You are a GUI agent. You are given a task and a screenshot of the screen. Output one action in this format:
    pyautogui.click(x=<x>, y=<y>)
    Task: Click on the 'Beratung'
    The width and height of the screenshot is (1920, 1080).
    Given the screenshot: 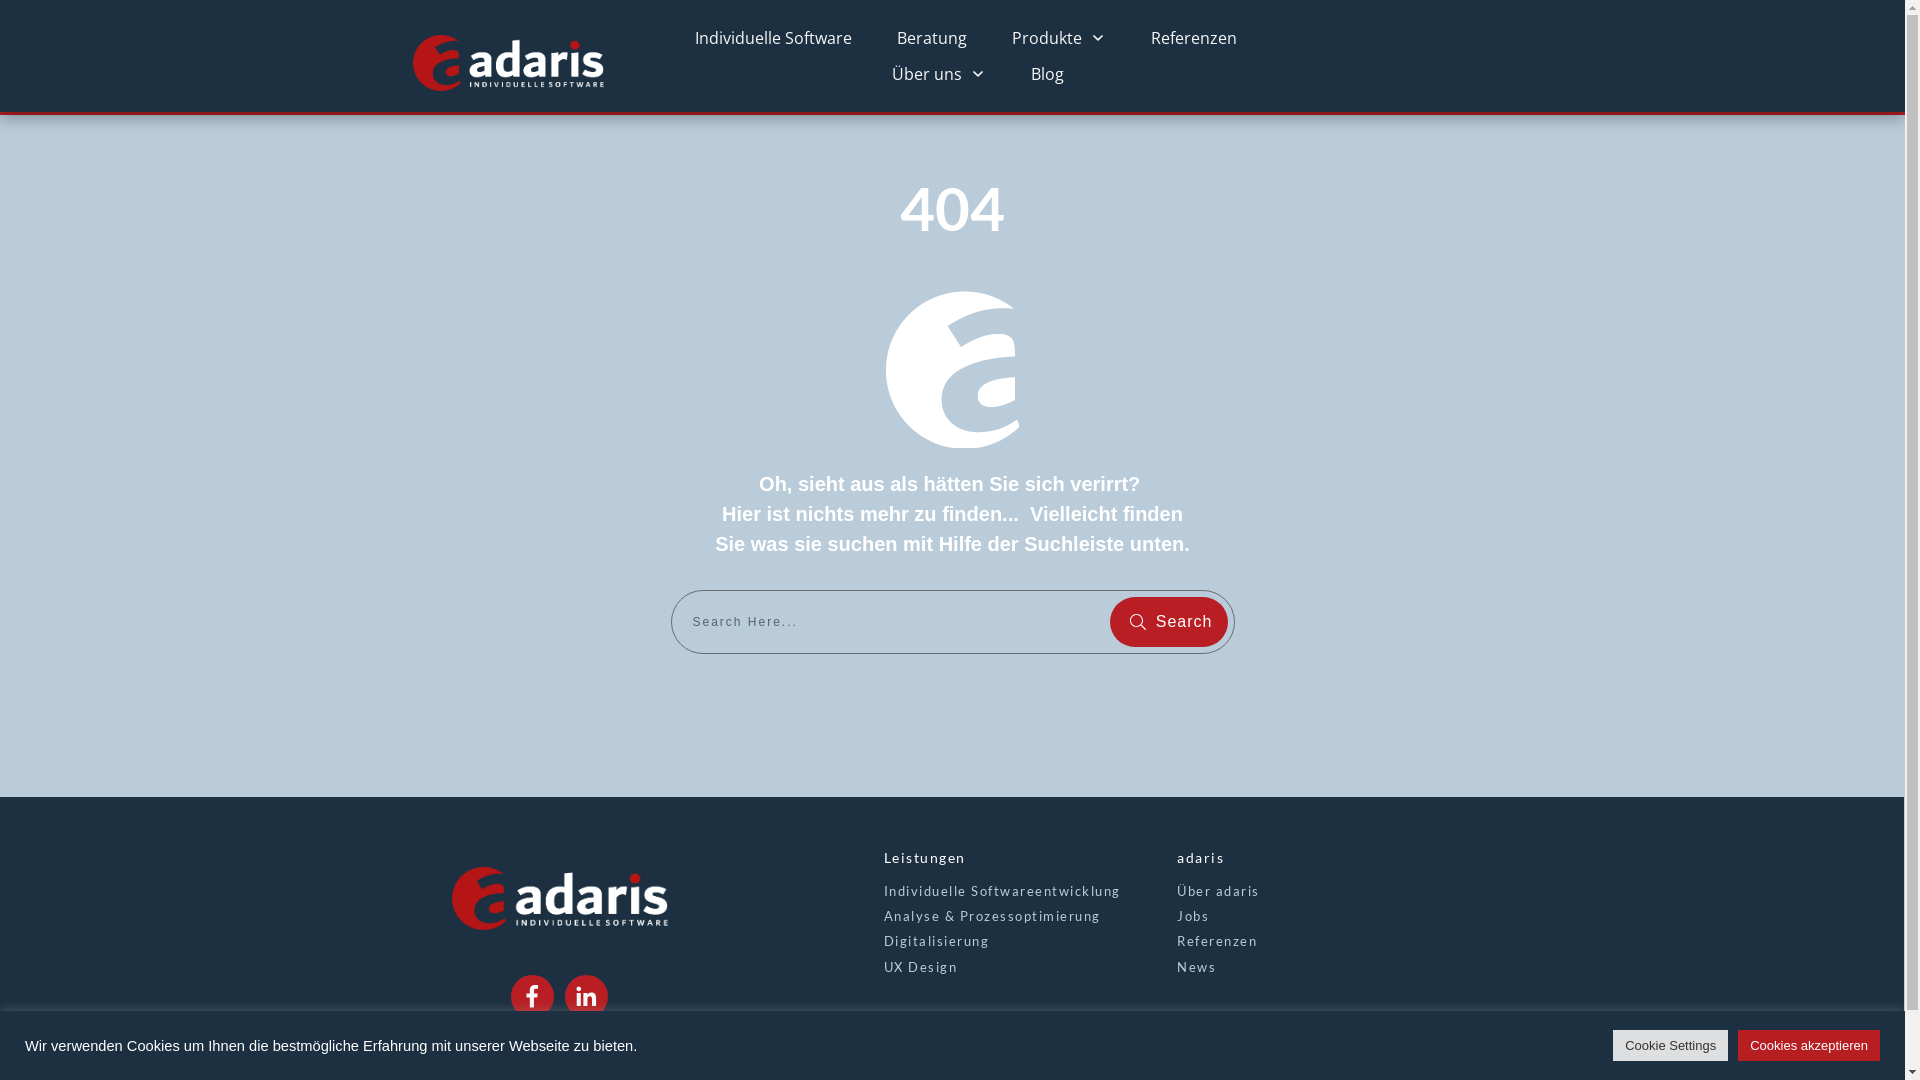 What is the action you would take?
    pyautogui.click(x=930, y=38)
    